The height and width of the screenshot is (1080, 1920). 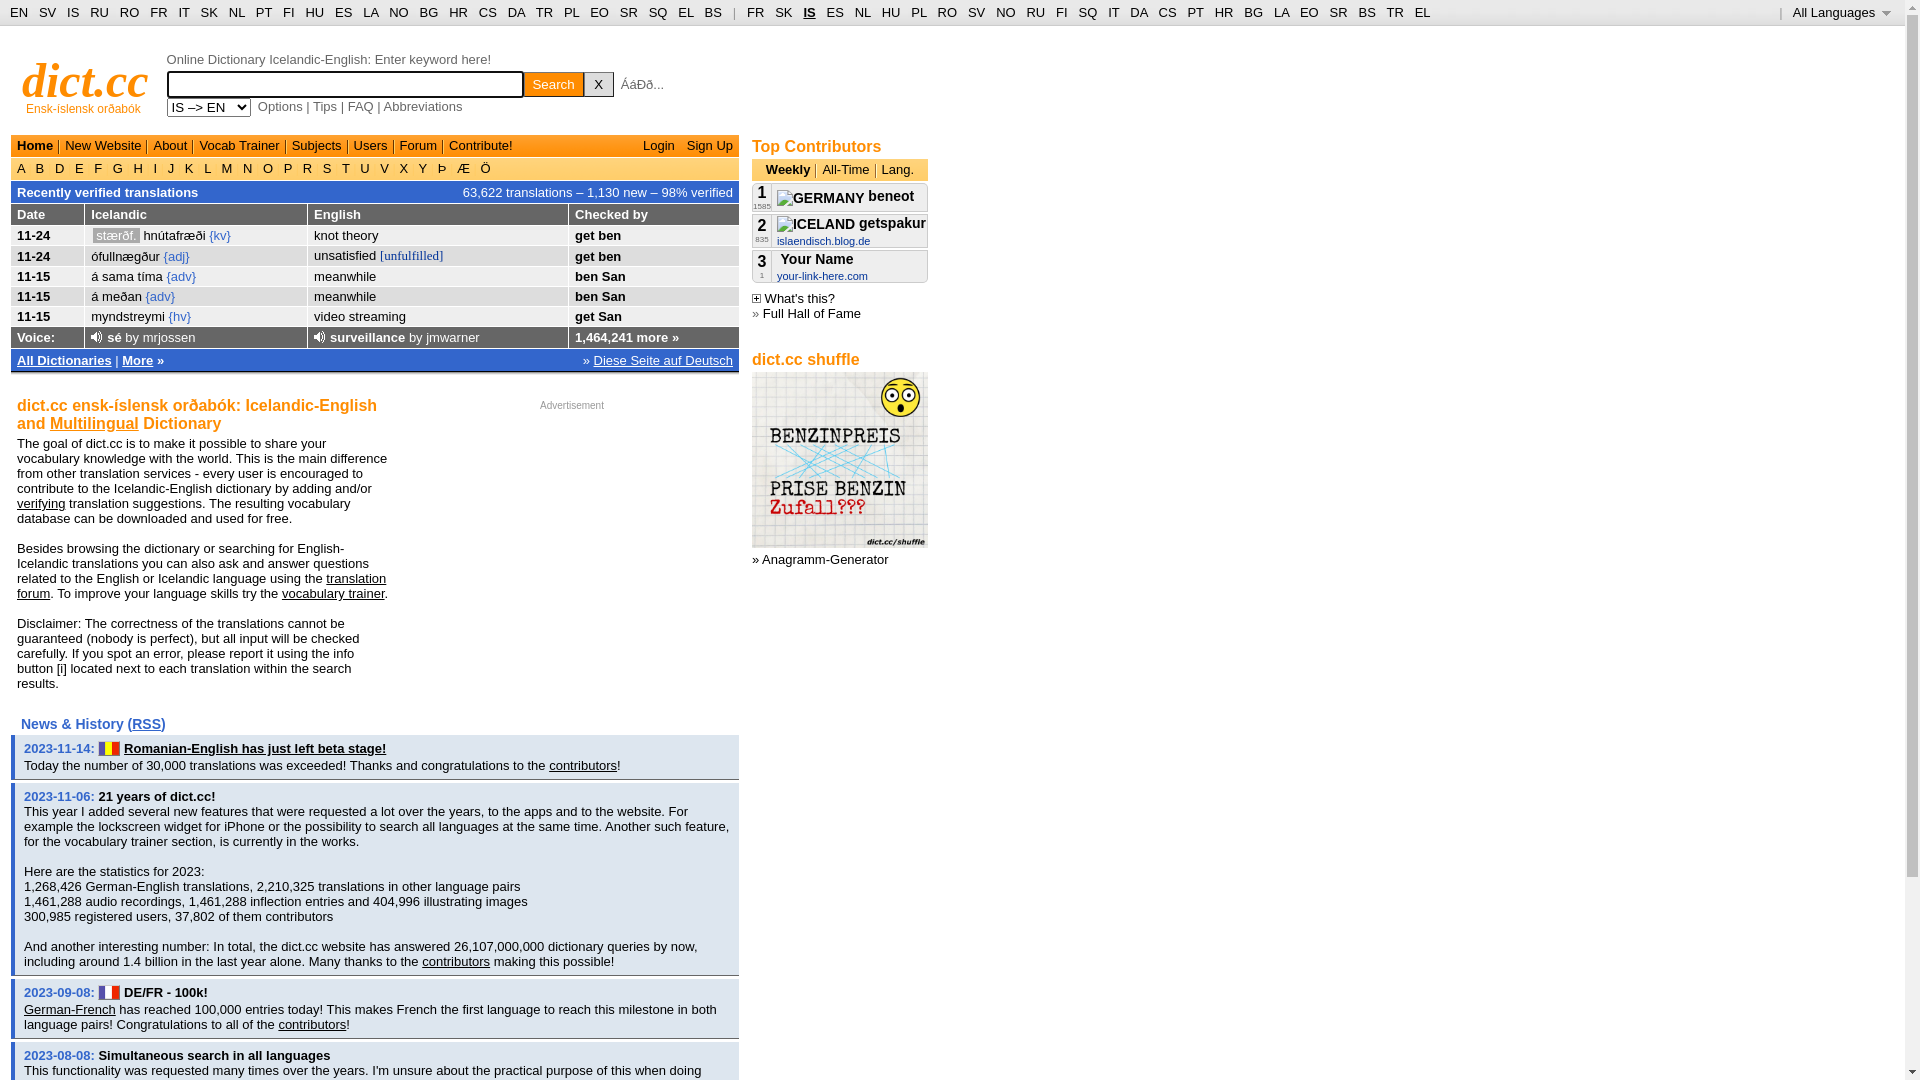 What do you see at coordinates (455, 960) in the screenshot?
I see `'contributors'` at bounding box center [455, 960].